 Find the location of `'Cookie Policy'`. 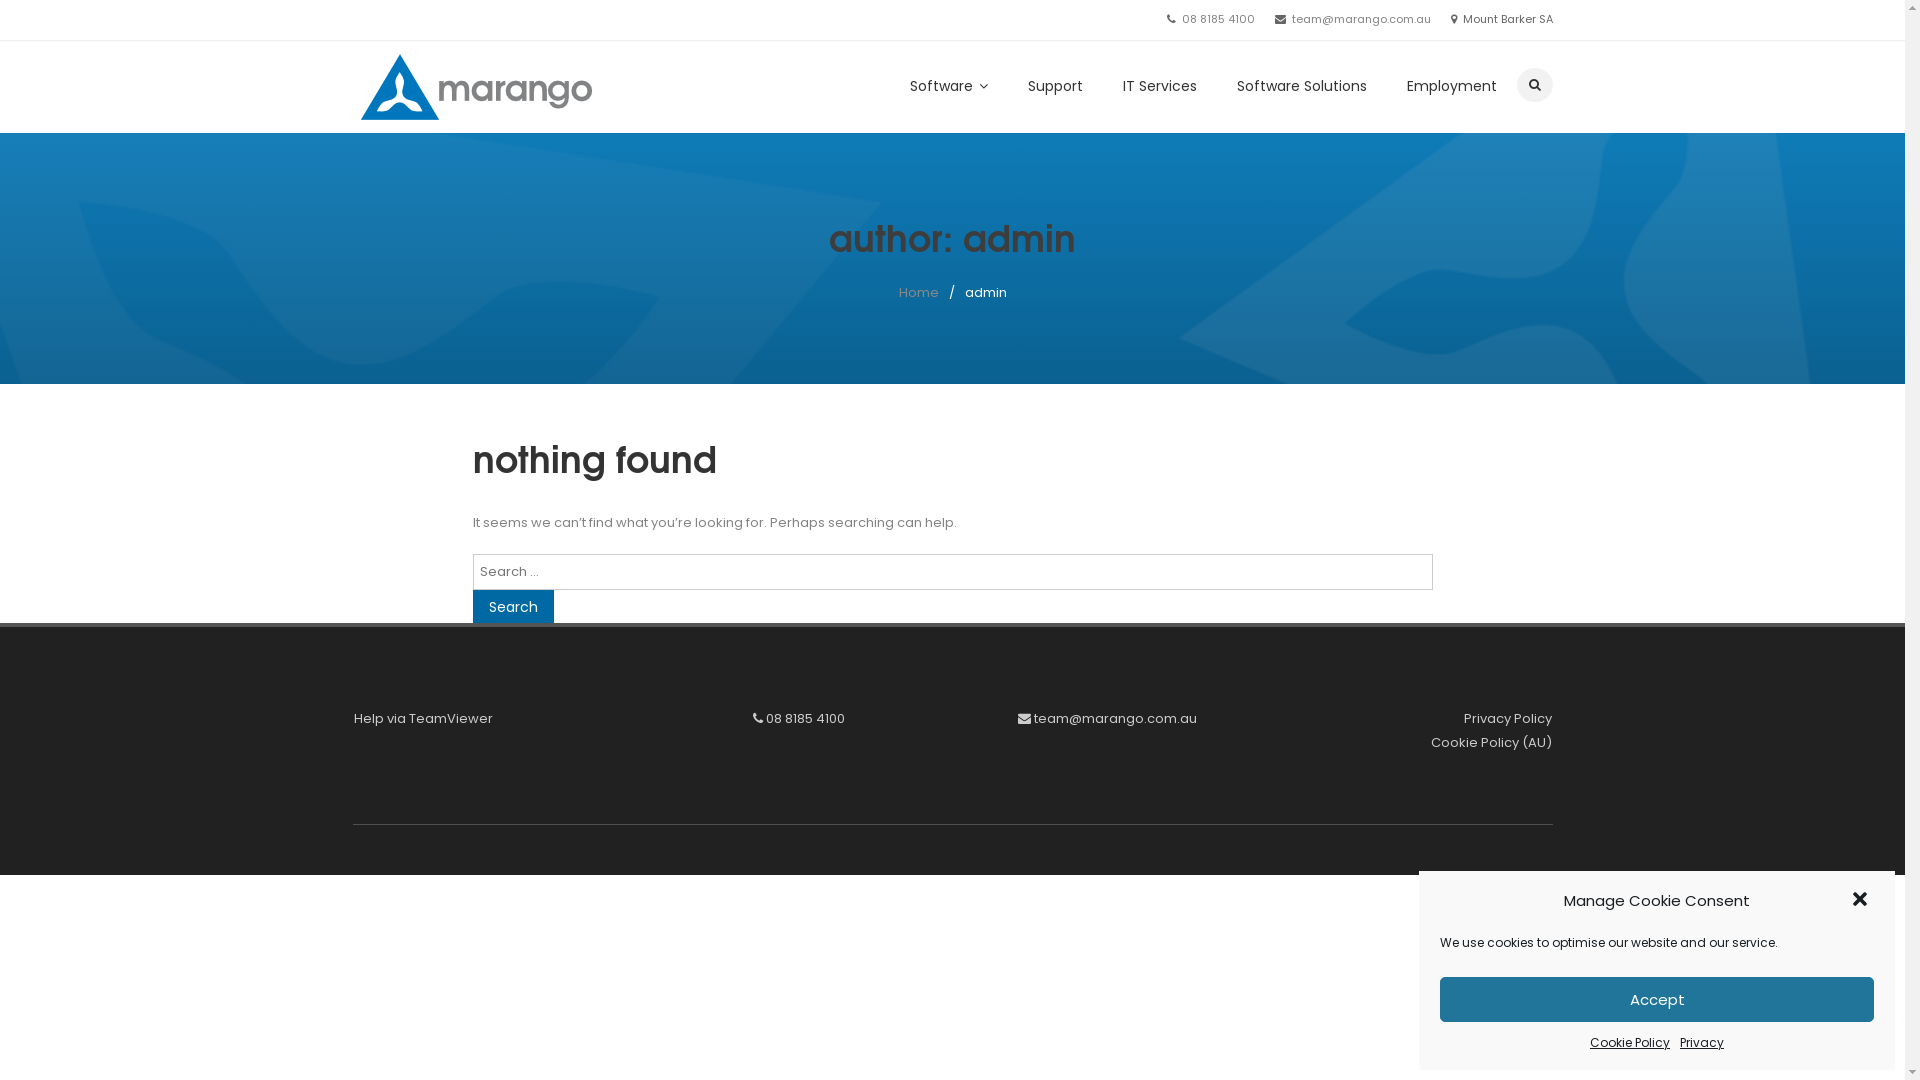

'Cookie Policy' is located at coordinates (1588, 1041).